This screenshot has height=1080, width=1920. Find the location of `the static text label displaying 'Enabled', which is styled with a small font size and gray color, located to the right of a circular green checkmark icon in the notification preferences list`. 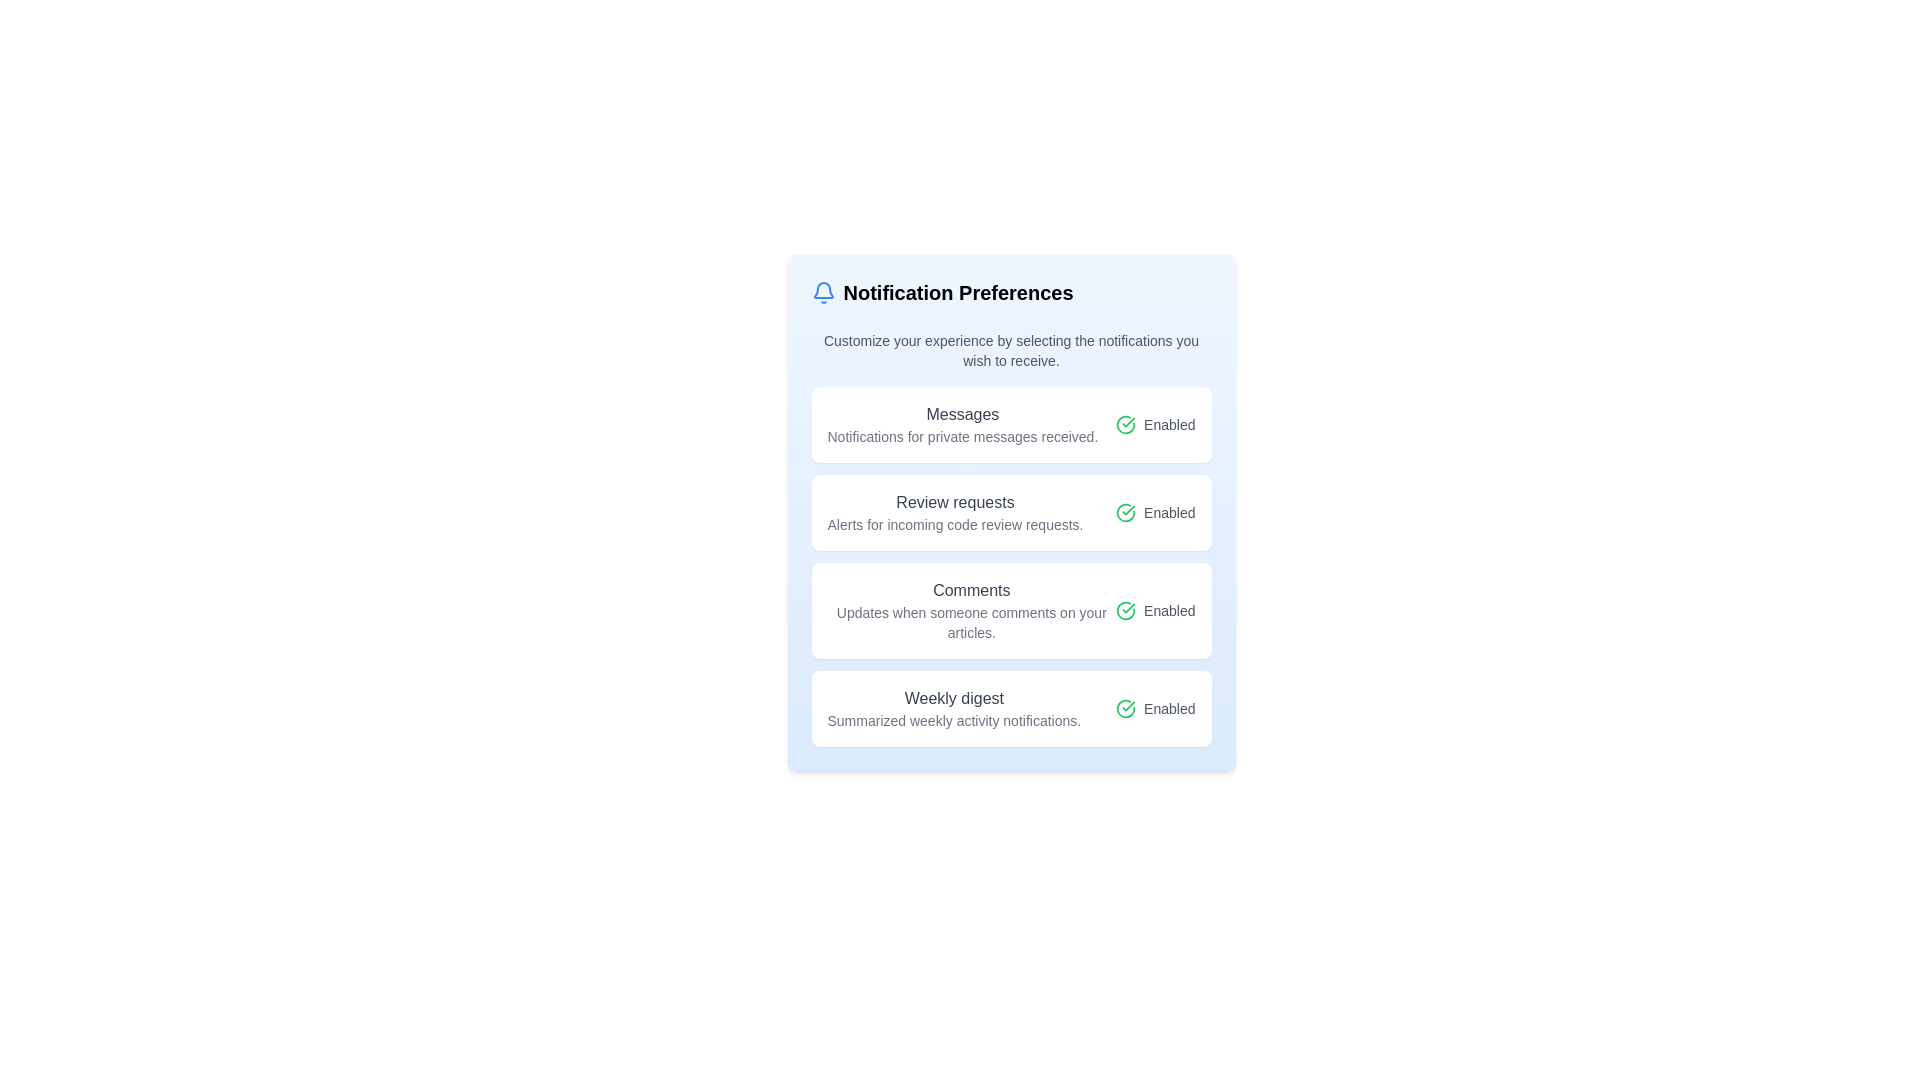

the static text label displaying 'Enabled', which is styled with a small font size and gray color, located to the right of a circular green checkmark icon in the notification preferences list is located at coordinates (1169, 423).